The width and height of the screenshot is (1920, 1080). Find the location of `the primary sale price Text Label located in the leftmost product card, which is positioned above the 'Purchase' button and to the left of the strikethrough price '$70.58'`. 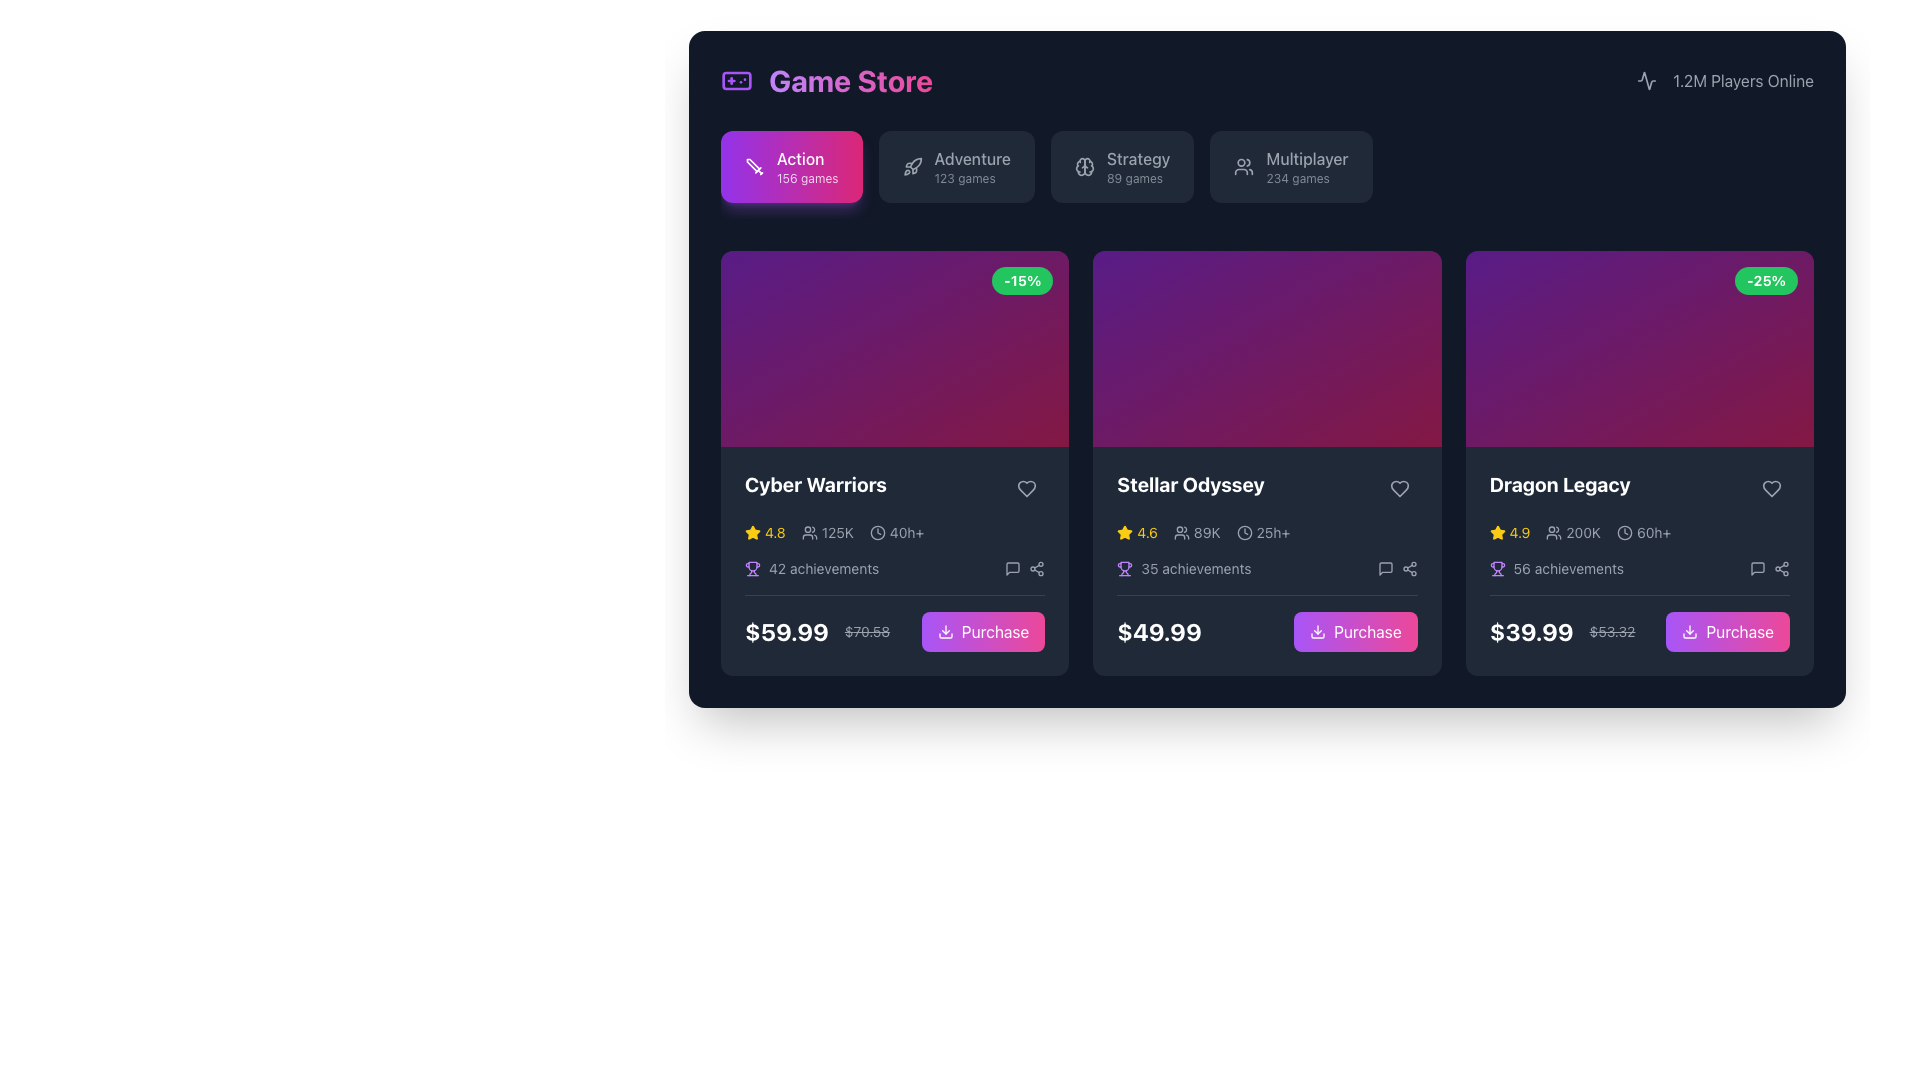

the primary sale price Text Label located in the leftmost product card, which is positioned above the 'Purchase' button and to the left of the strikethrough price '$70.58' is located at coordinates (786, 631).